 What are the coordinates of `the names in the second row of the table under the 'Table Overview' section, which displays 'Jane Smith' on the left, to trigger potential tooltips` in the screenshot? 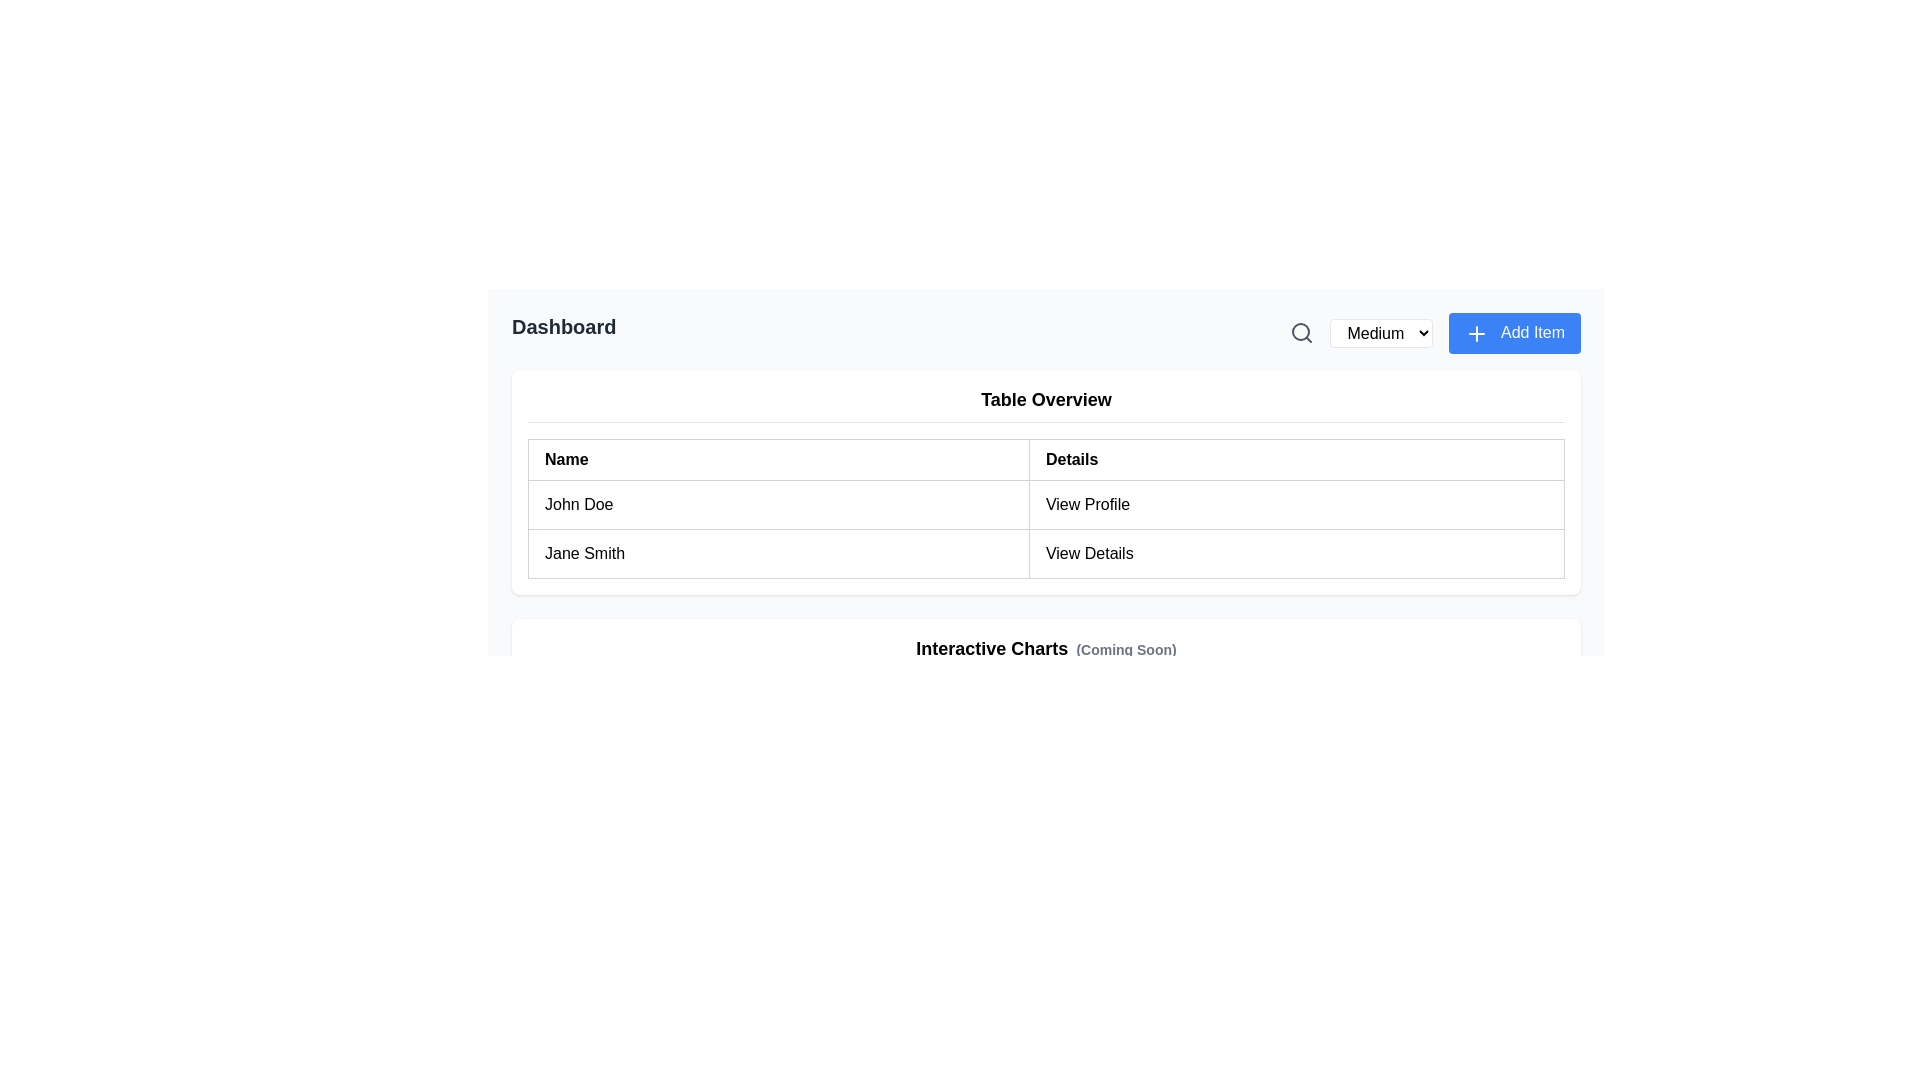 It's located at (1045, 553).